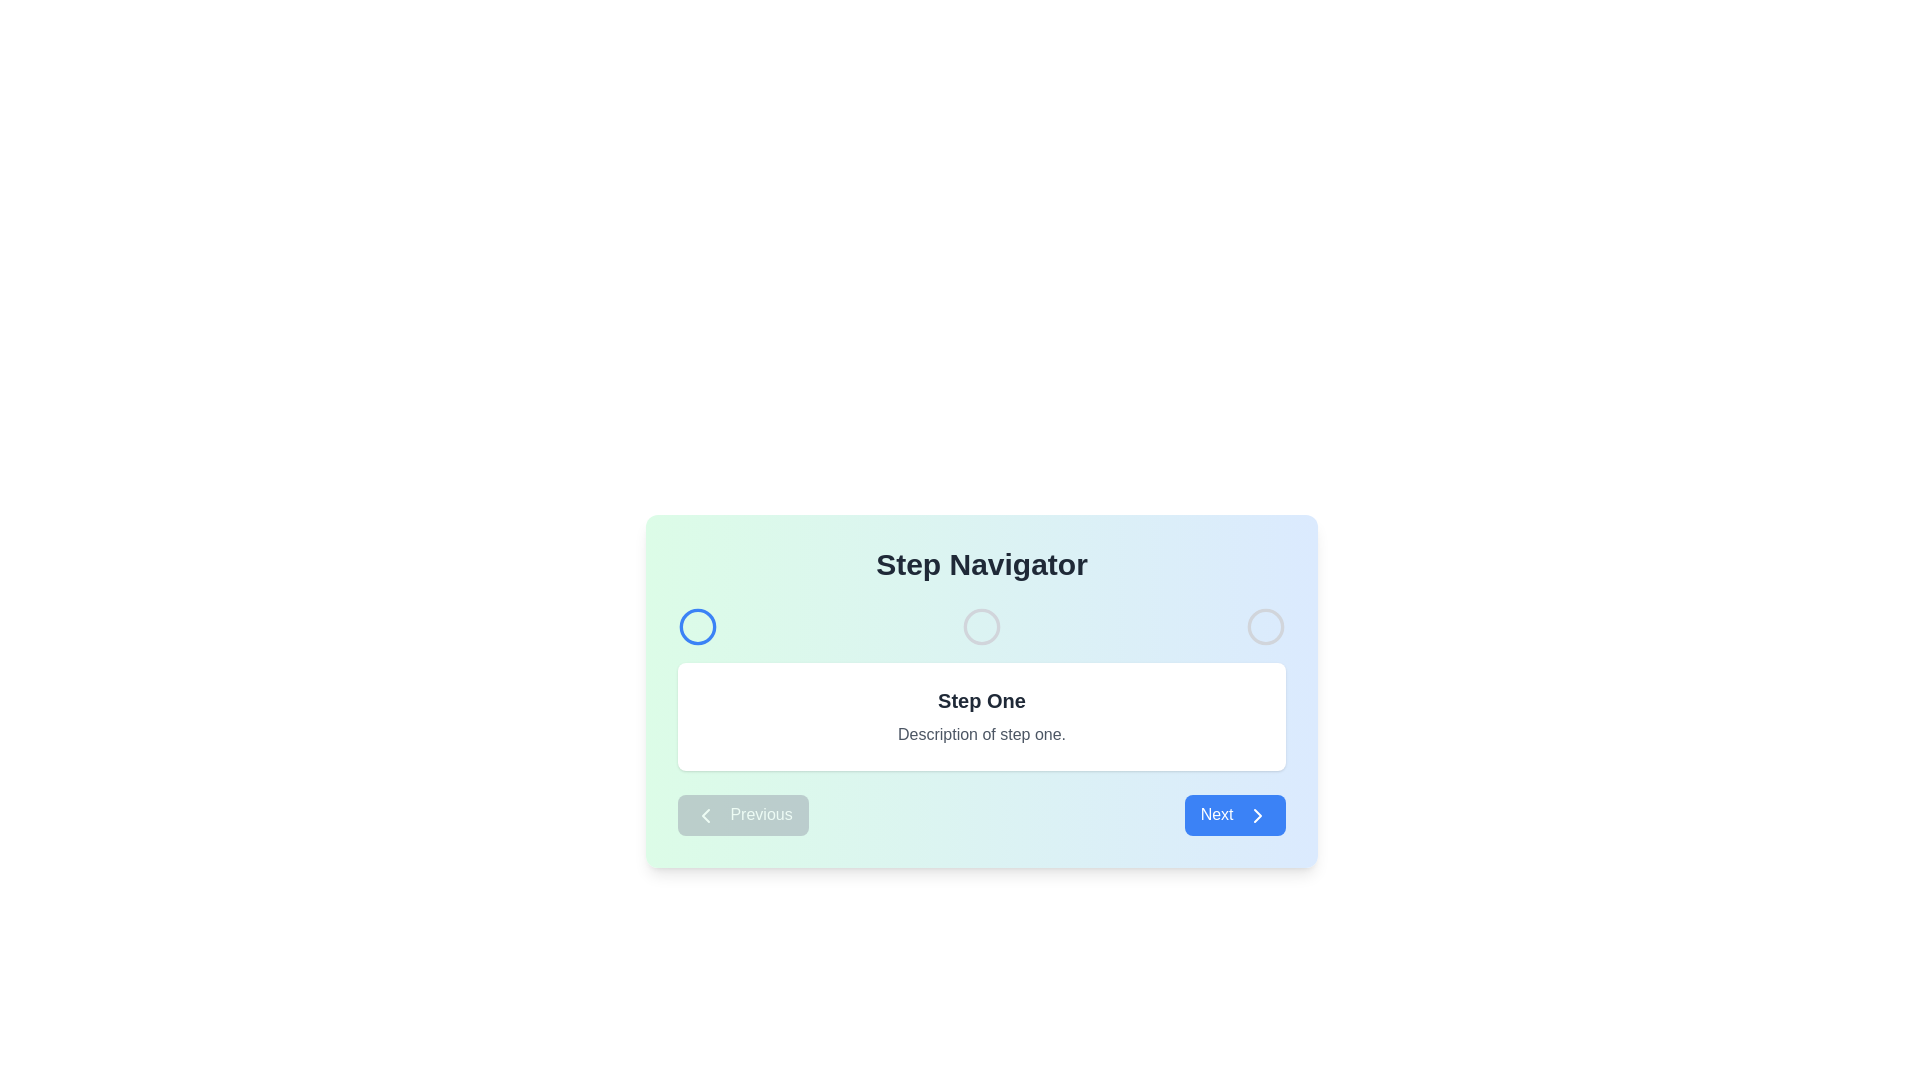 Image resolution: width=1920 pixels, height=1080 pixels. I want to click on the blue 'Next' button with white text and a right-pointing chevron icon located at the bottom-right corner of the card interface, so click(1234, 815).